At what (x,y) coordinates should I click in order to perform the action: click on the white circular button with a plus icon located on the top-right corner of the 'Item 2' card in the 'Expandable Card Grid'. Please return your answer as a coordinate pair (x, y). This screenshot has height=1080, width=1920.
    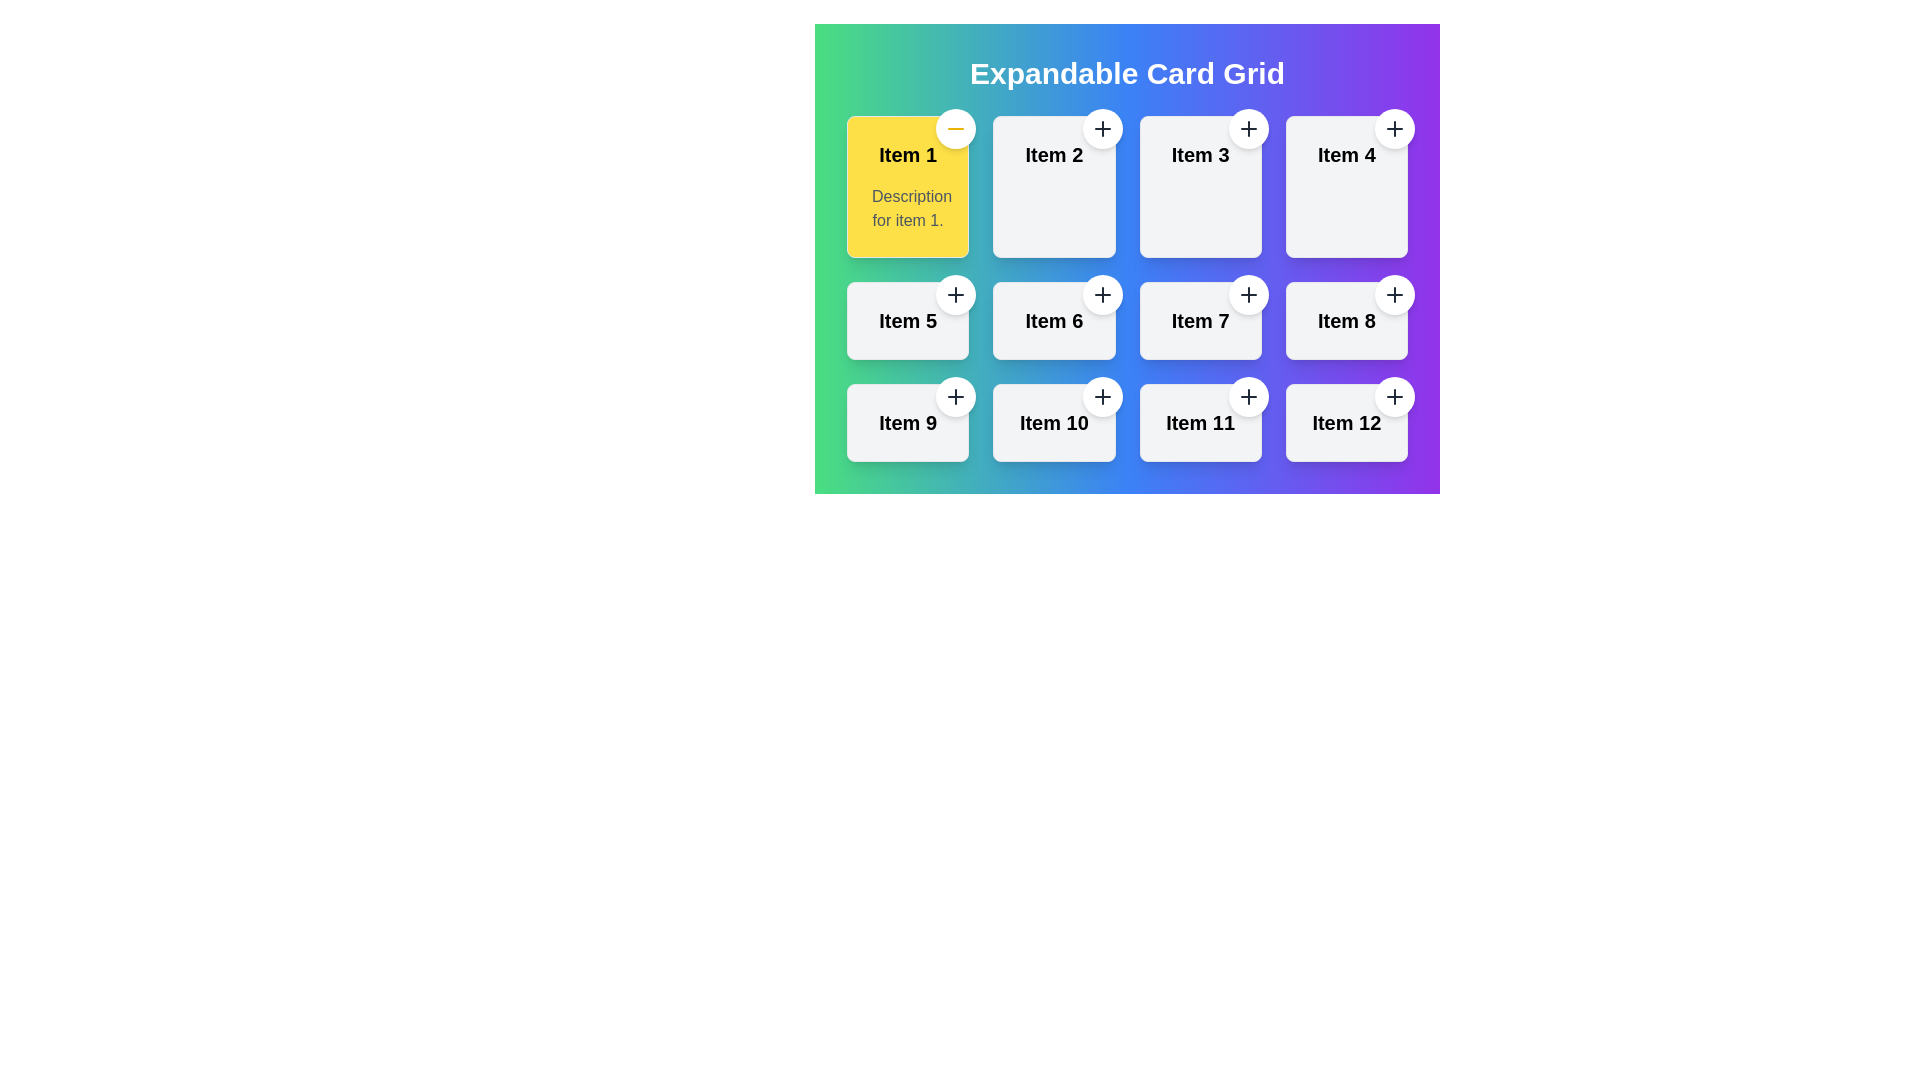
    Looking at the image, I should click on (1101, 128).